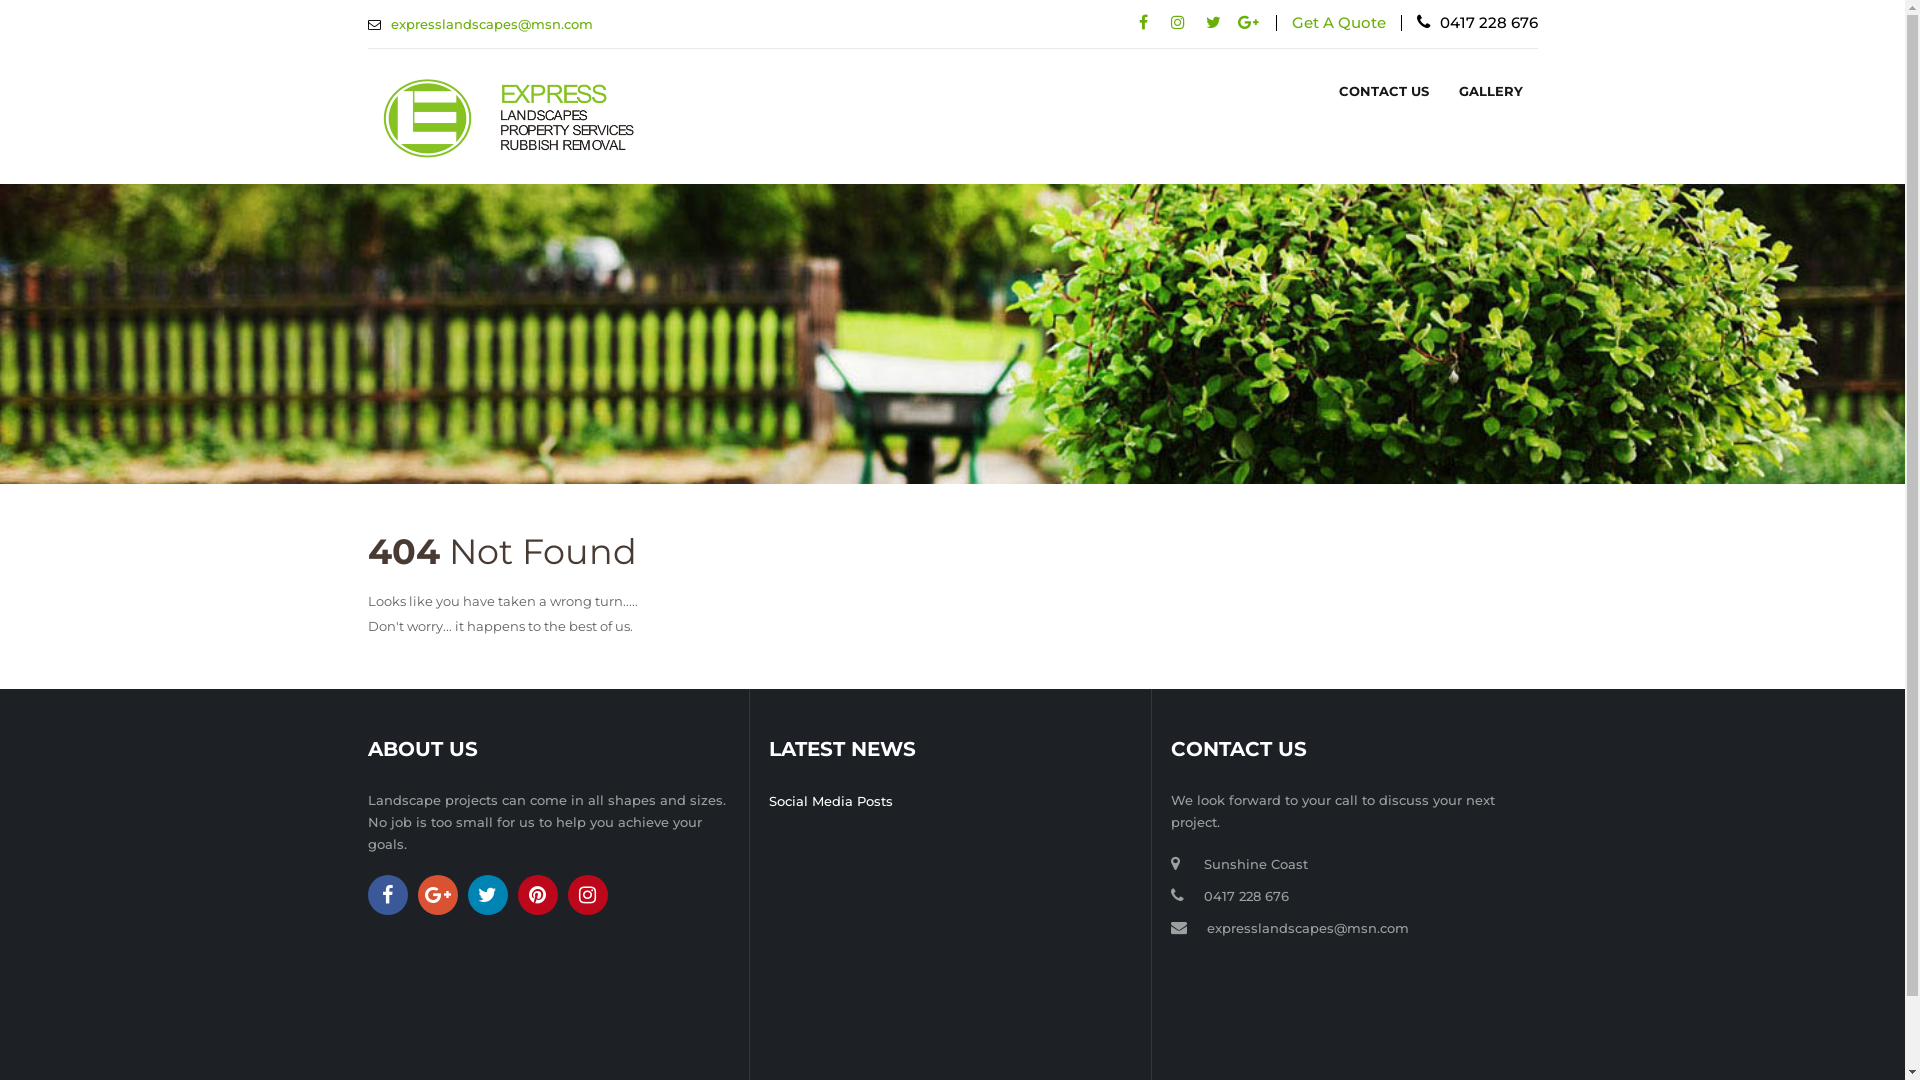 This screenshot has height=1080, width=1920. I want to click on 'GALLERY', so click(1491, 91).